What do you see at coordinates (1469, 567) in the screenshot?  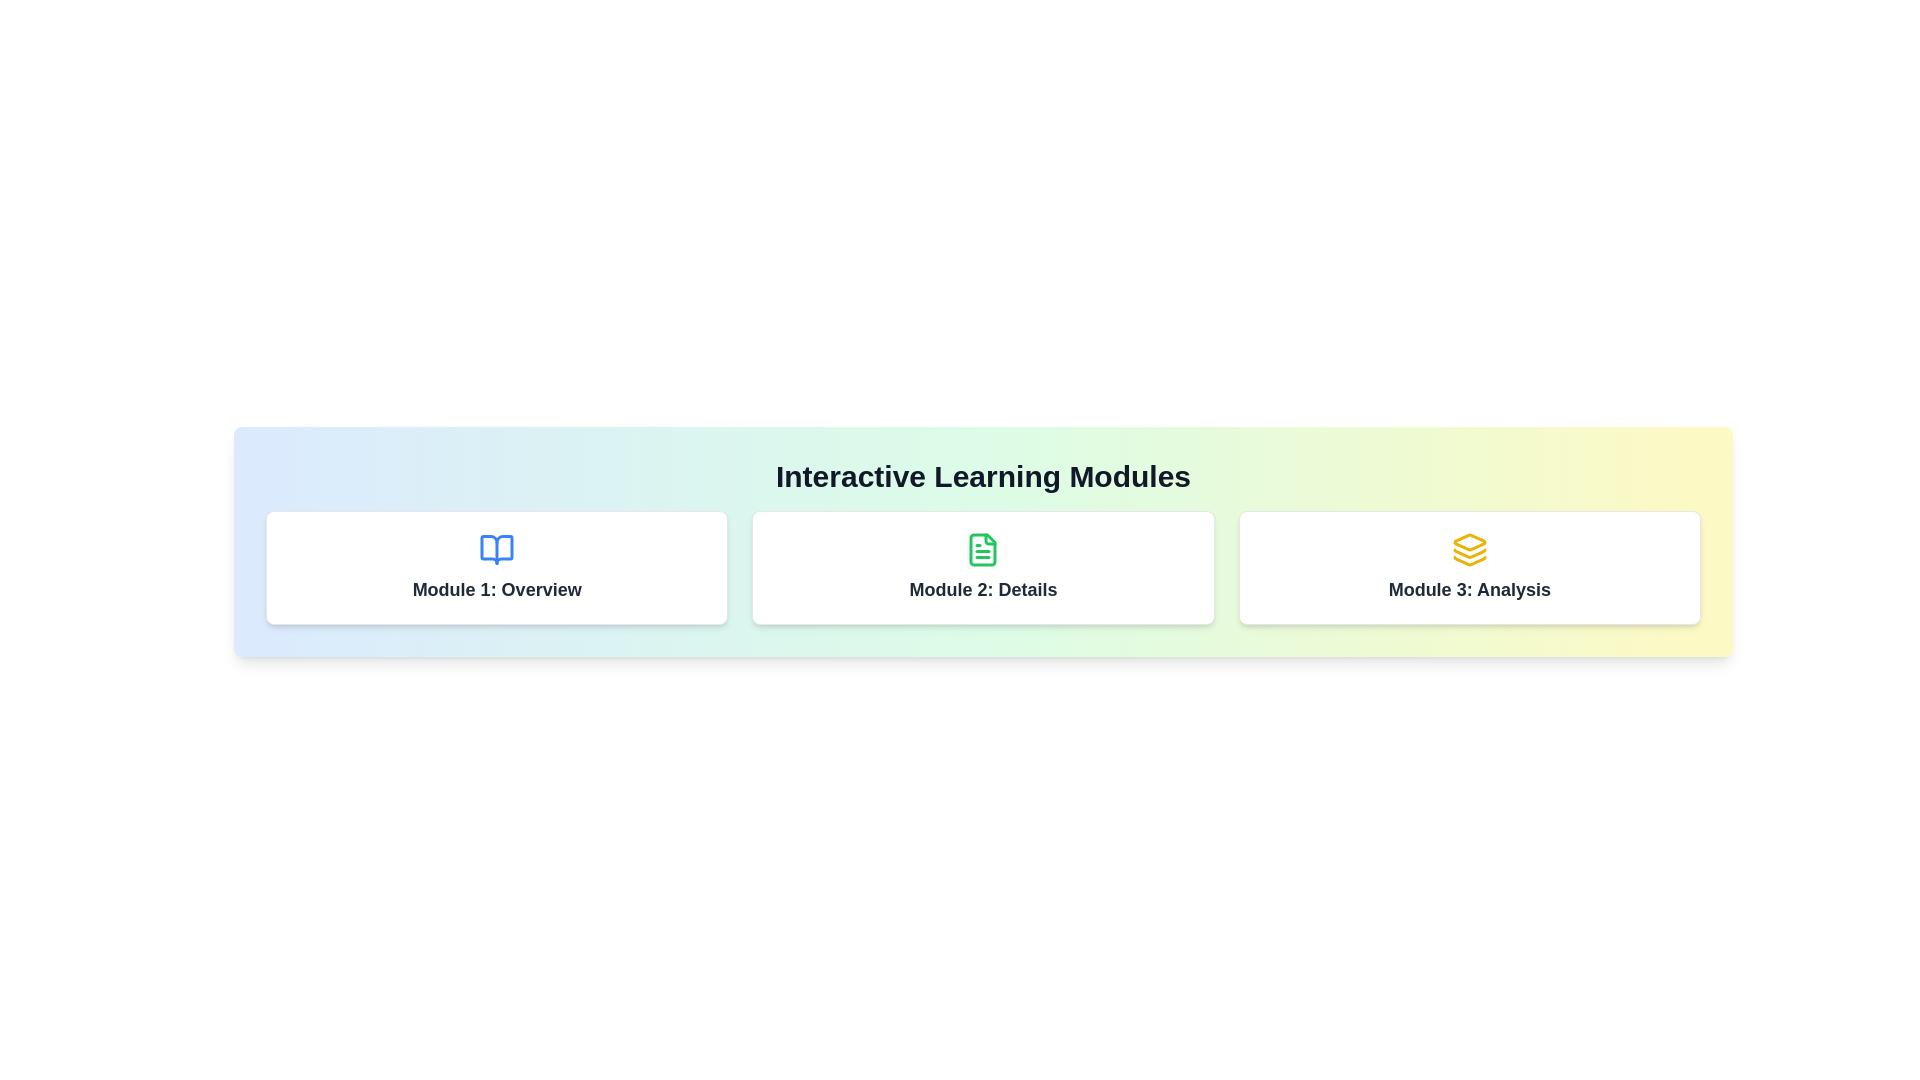 I see `the 'Module 3: Analysis' card` at bounding box center [1469, 567].